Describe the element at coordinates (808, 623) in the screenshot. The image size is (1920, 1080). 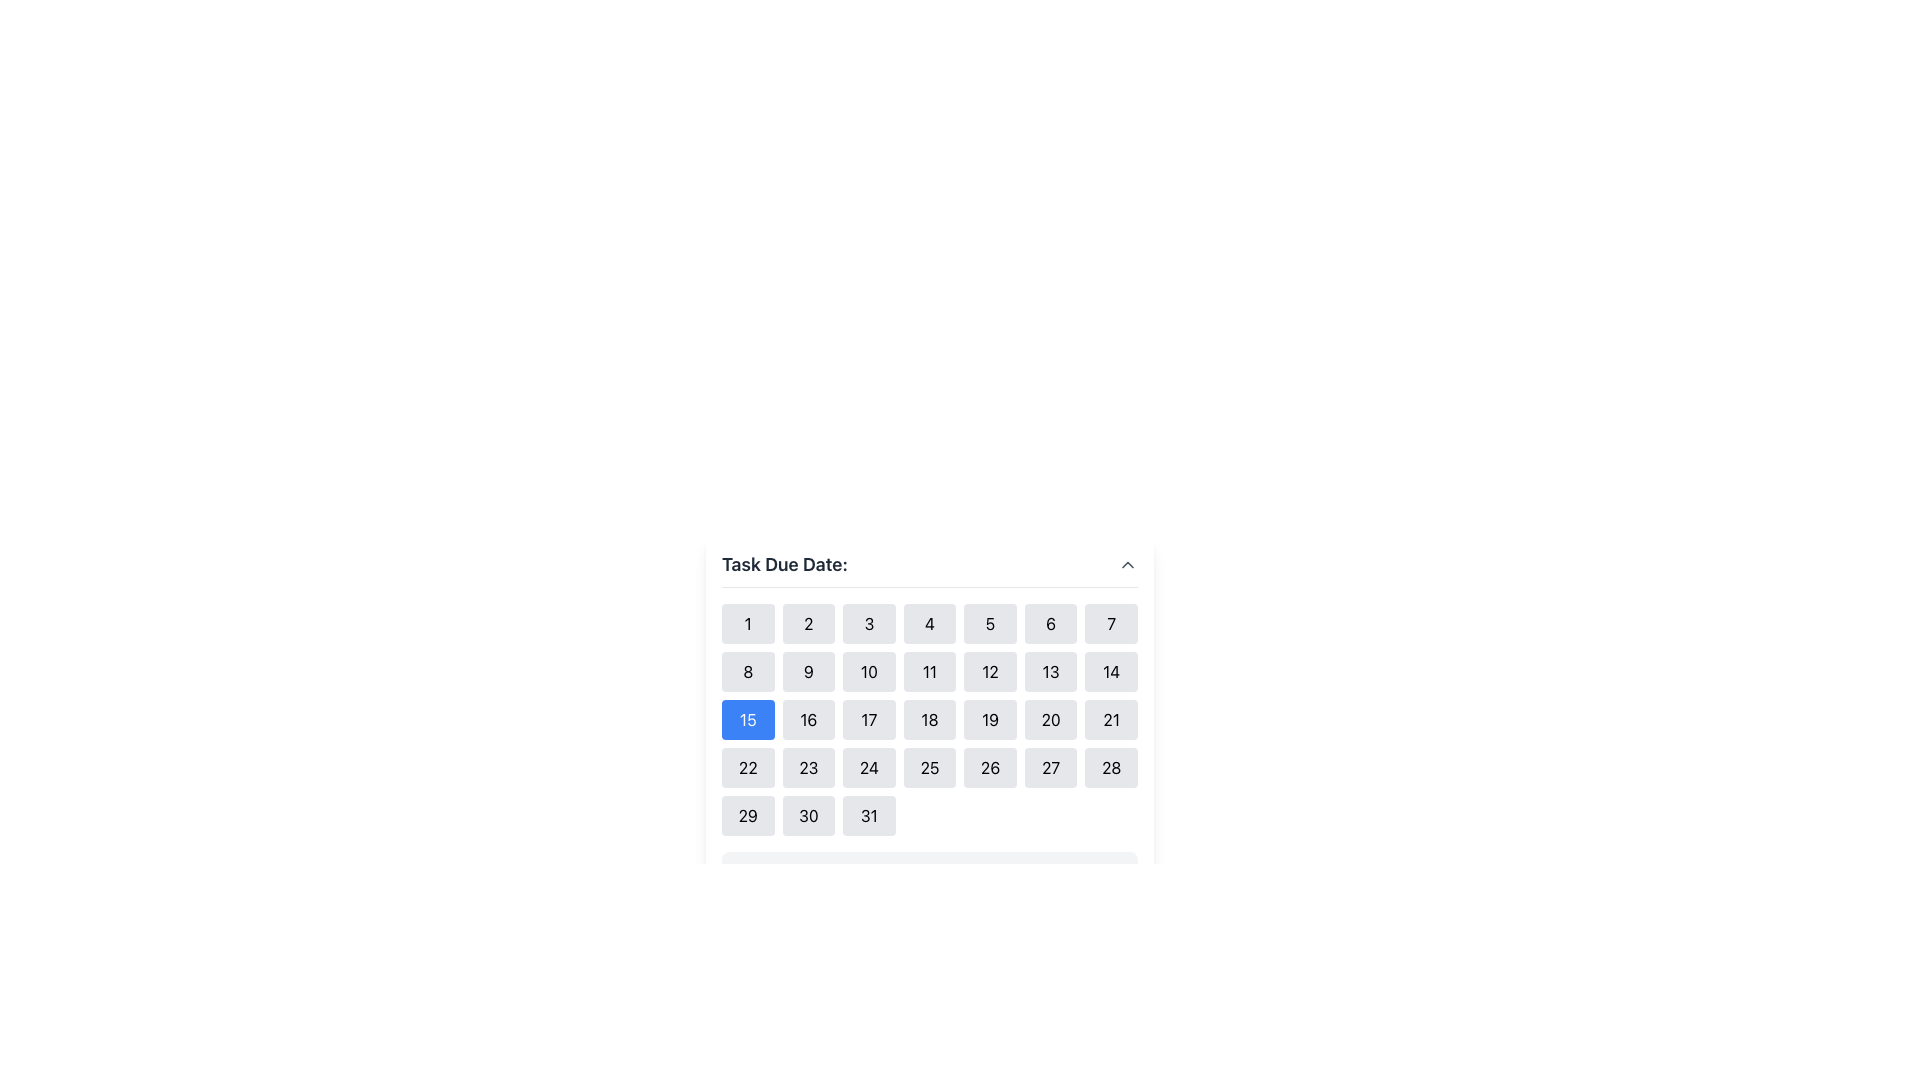
I see `the selectable date button labeled '2' in the calendar interface` at that location.